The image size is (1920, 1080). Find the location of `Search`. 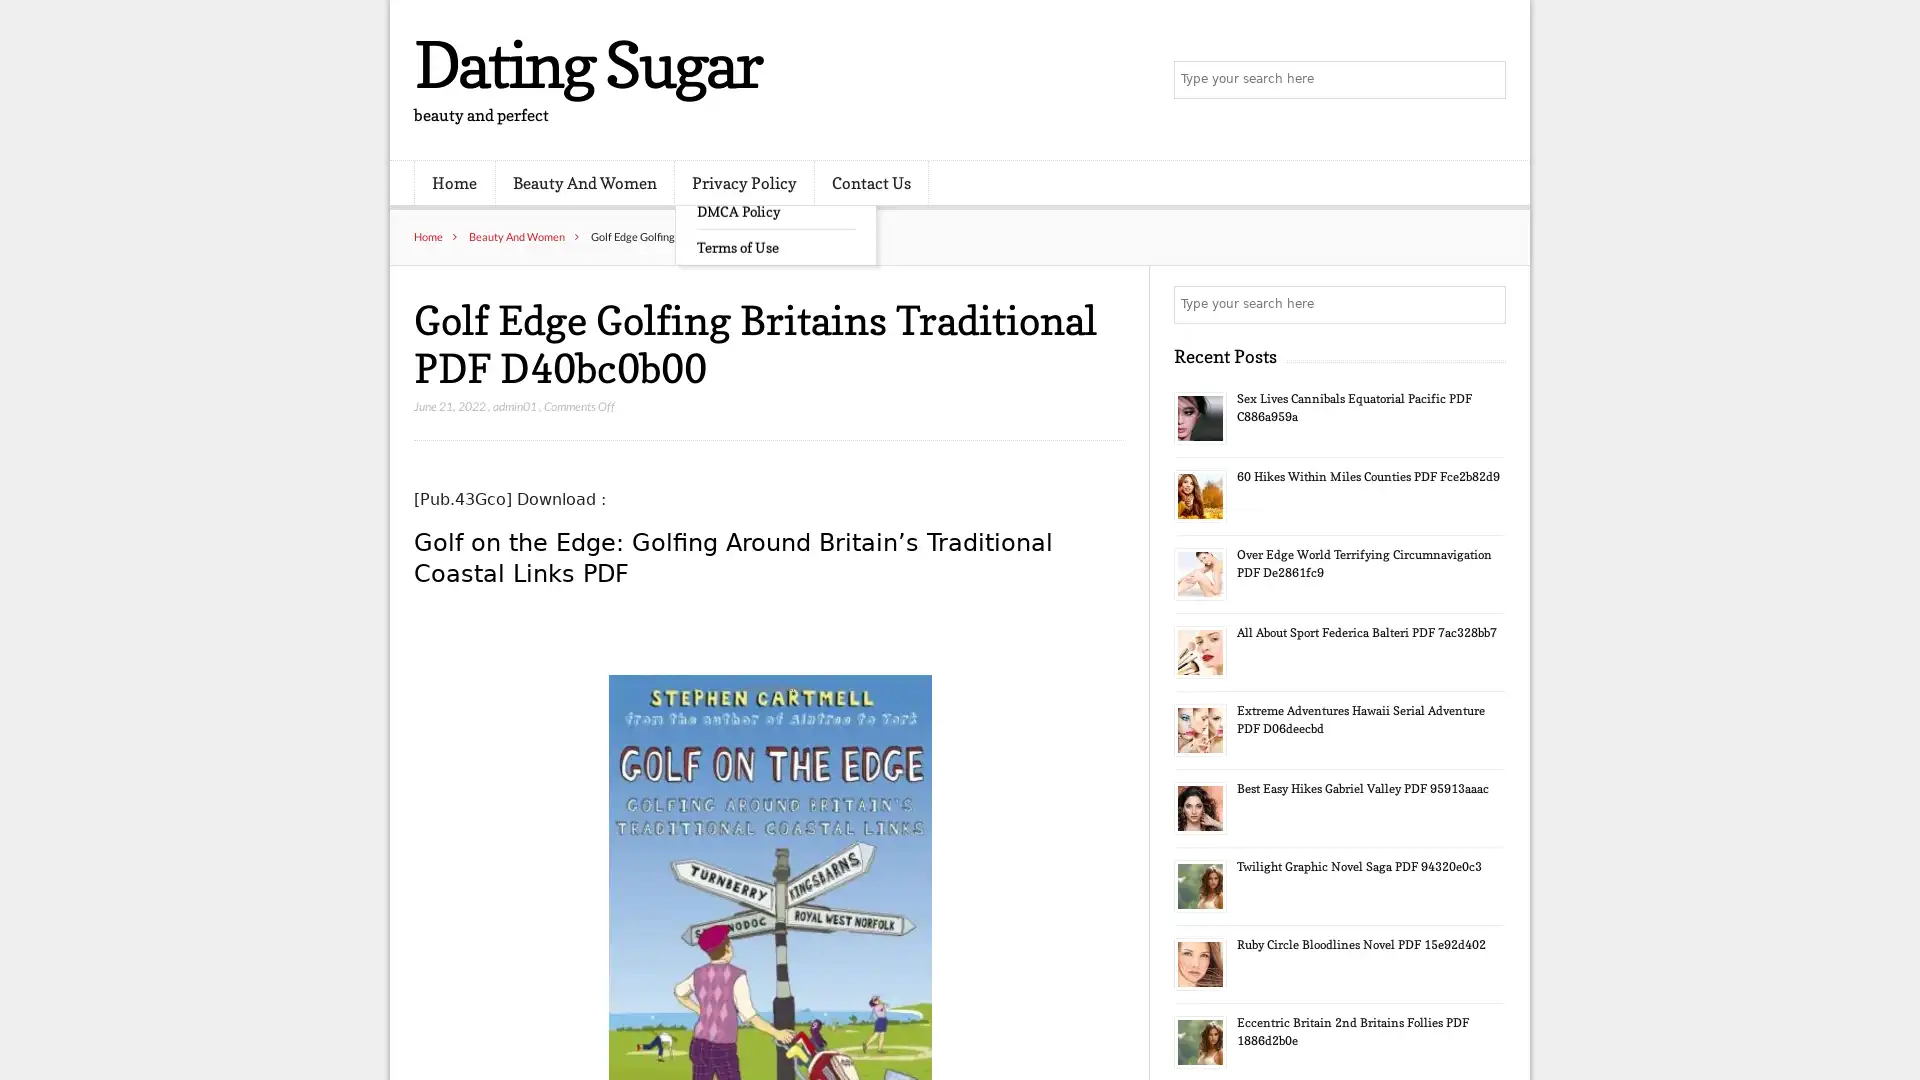

Search is located at coordinates (1485, 304).